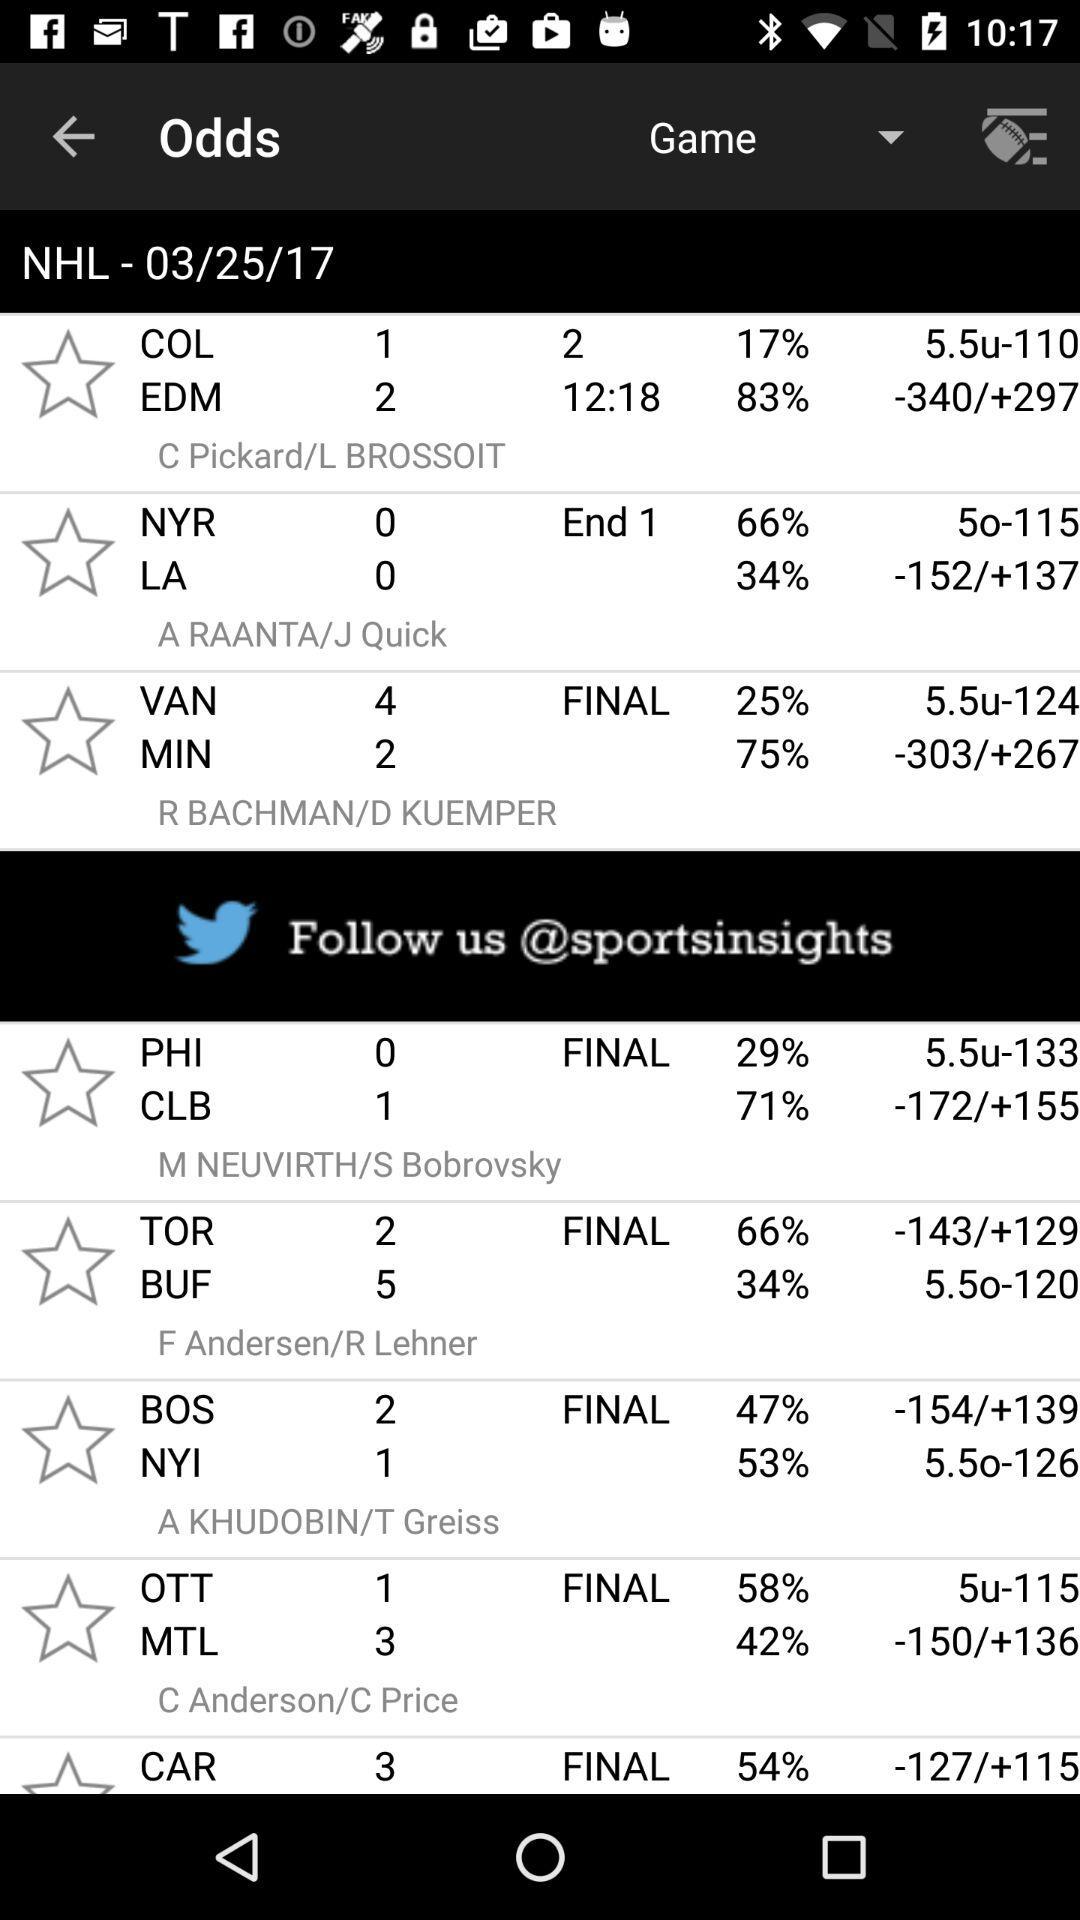 This screenshot has width=1080, height=1920. What do you see at coordinates (67, 552) in the screenshot?
I see `to favorites` at bounding box center [67, 552].